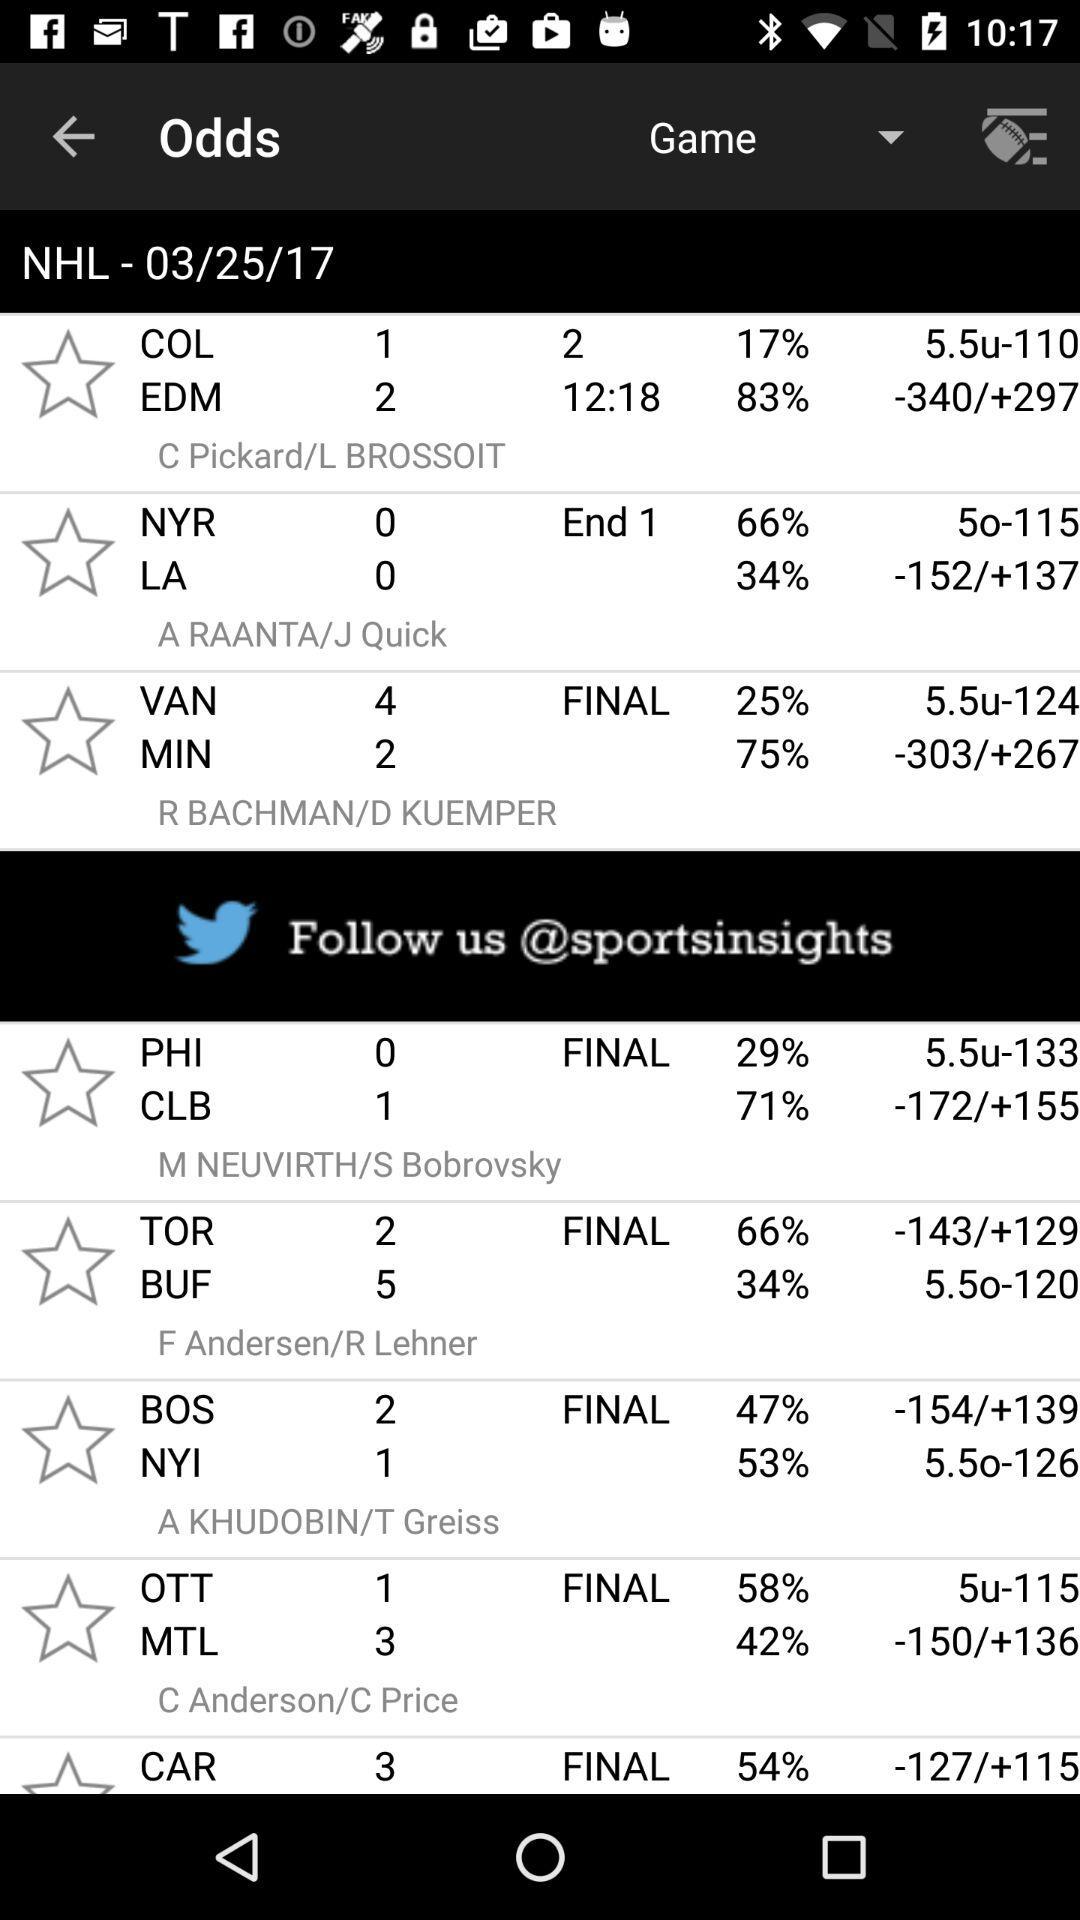 This screenshot has width=1080, height=1920. What do you see at coordinates (67, 552) in the screenshot?
I see `to favorites` at bounding box center [67, 552].